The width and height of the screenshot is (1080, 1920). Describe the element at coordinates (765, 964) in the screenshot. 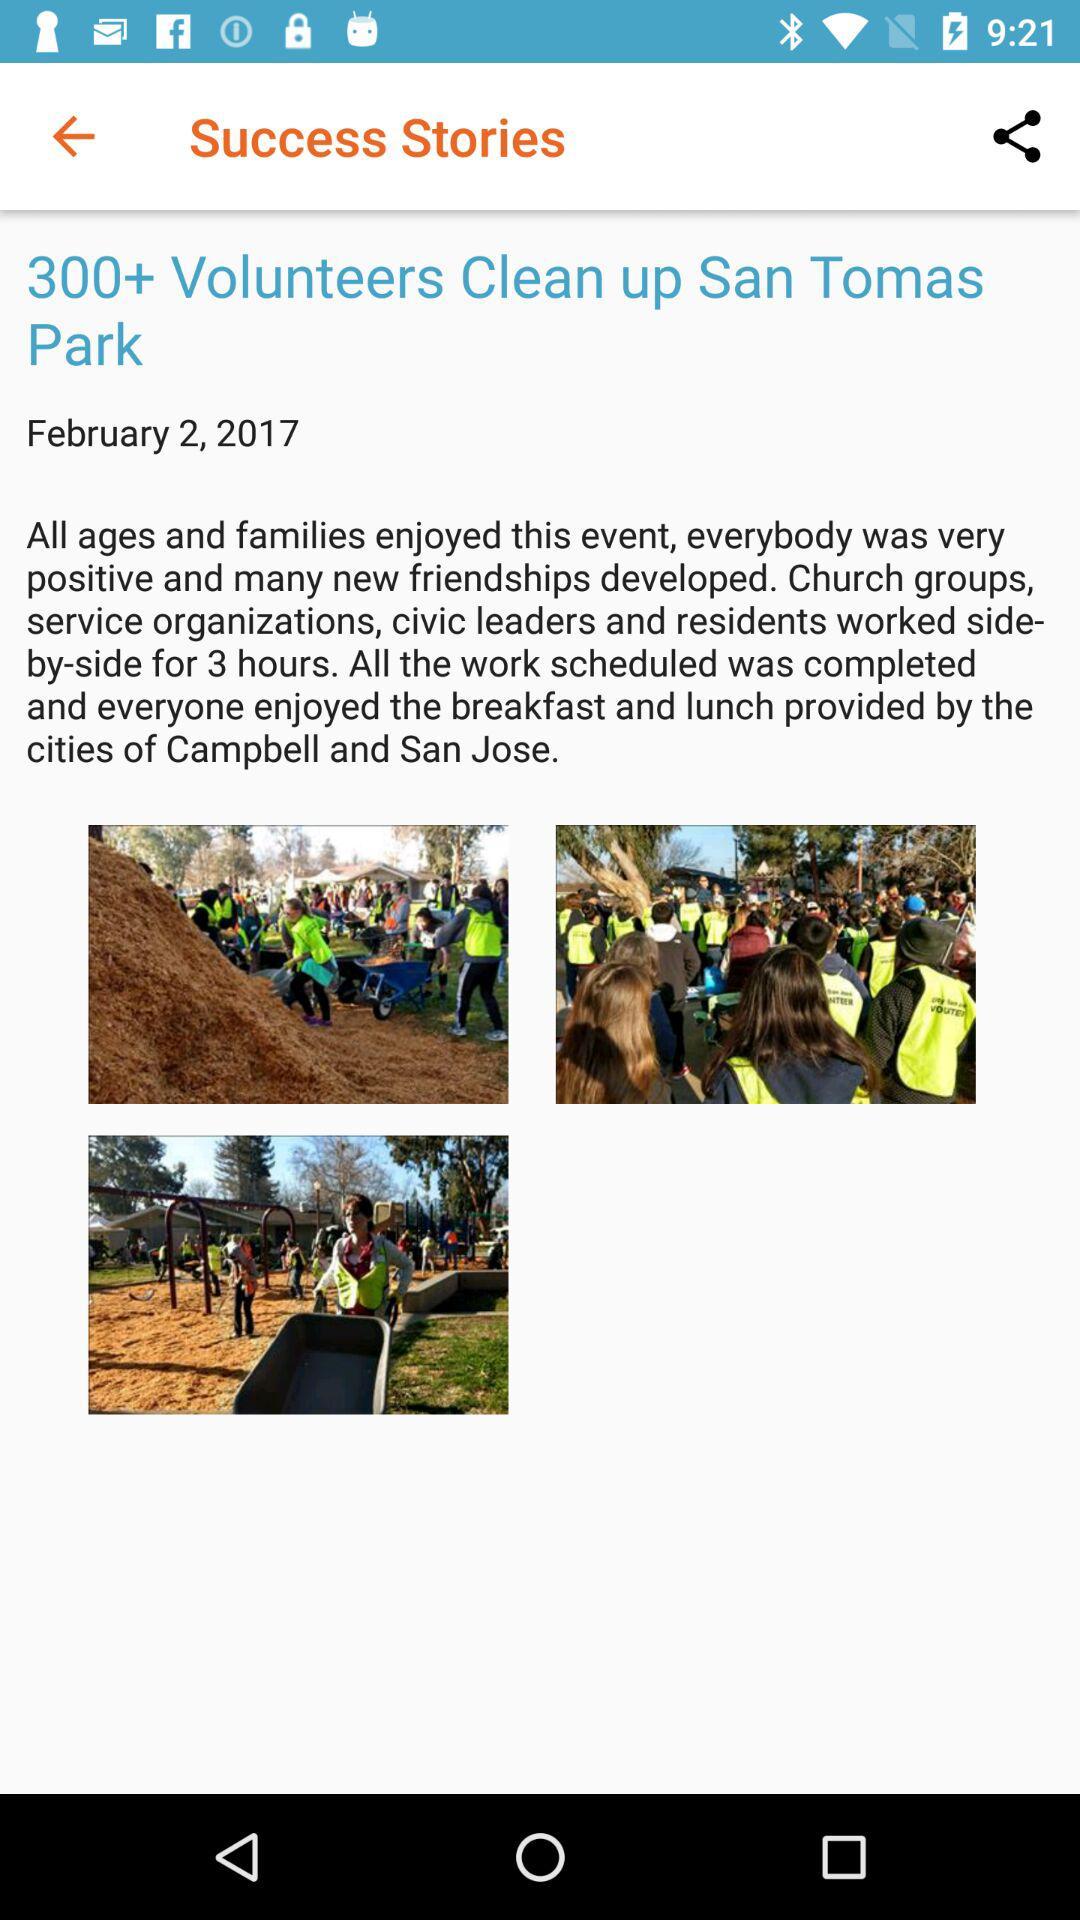

I see `open image` at that location.